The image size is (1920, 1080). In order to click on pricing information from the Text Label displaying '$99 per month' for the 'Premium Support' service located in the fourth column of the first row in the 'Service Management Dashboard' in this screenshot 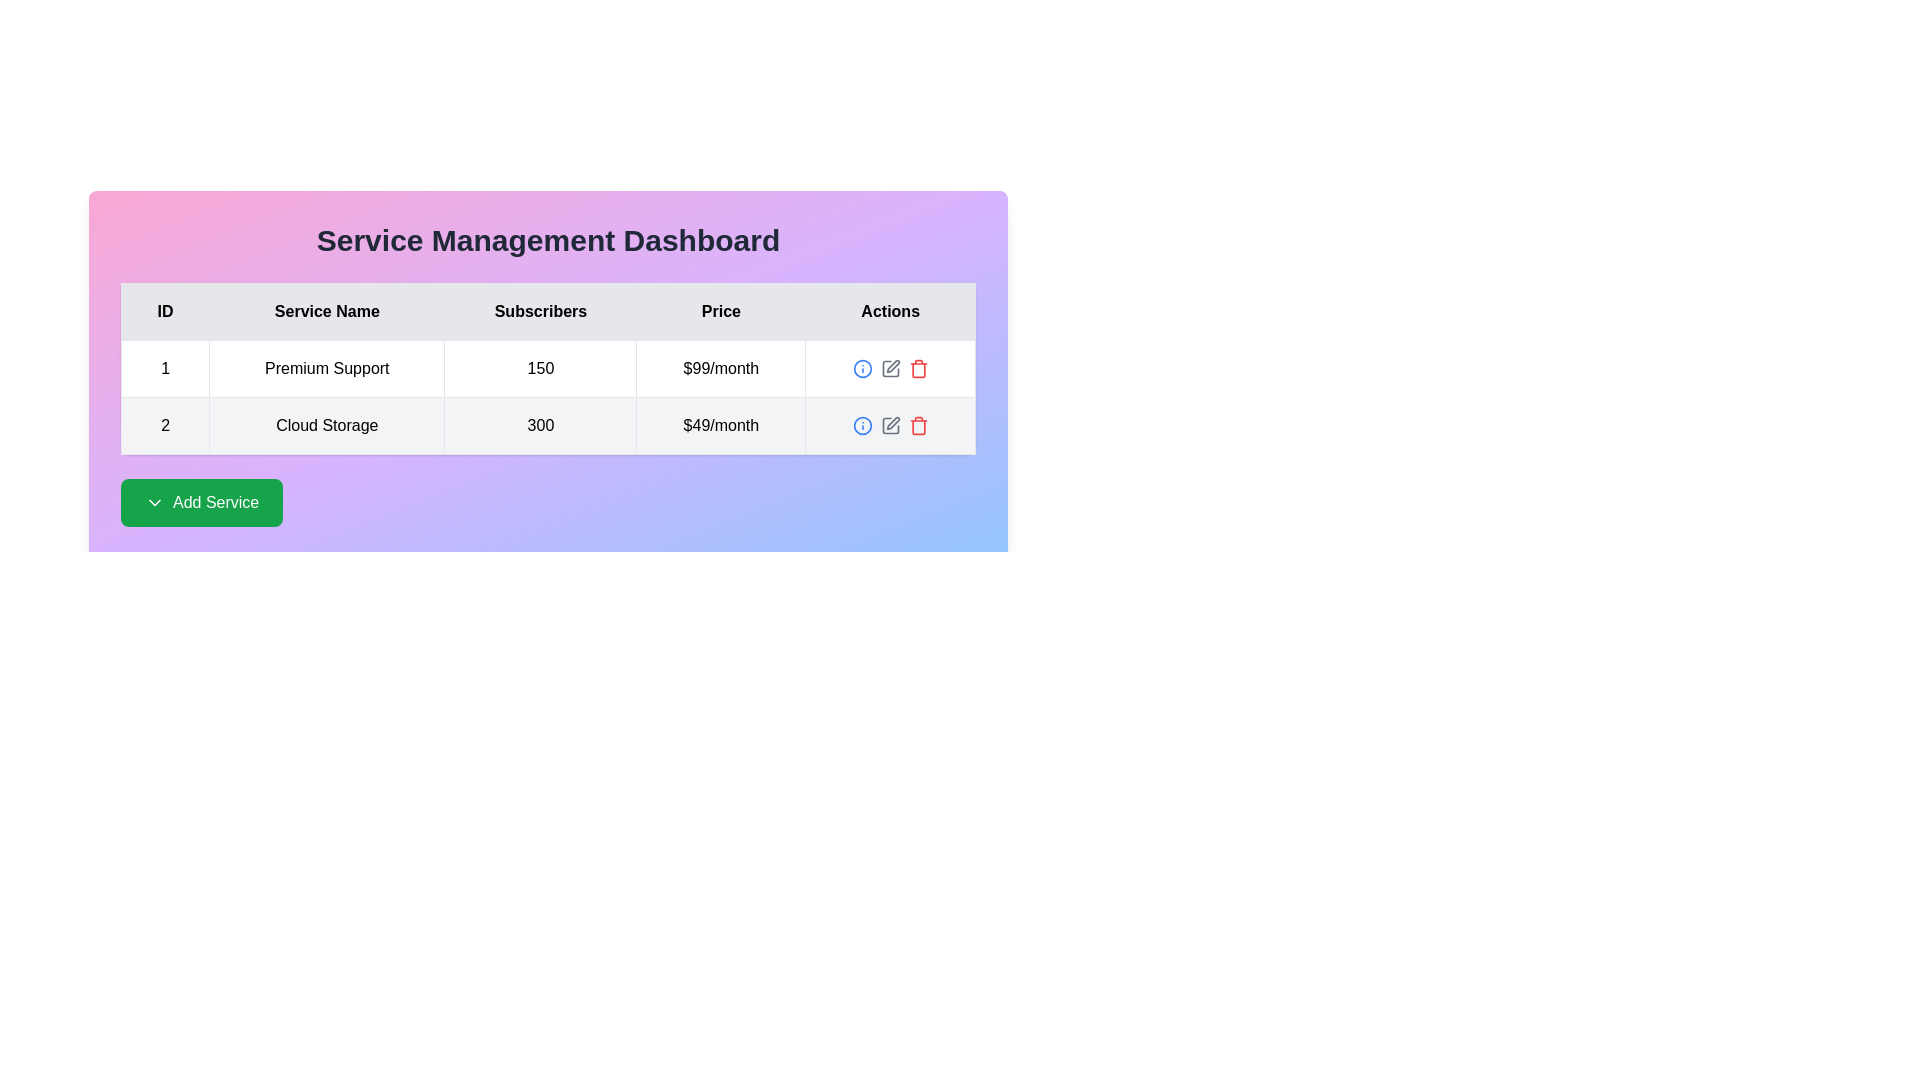, I will do `click(720, 369)`.